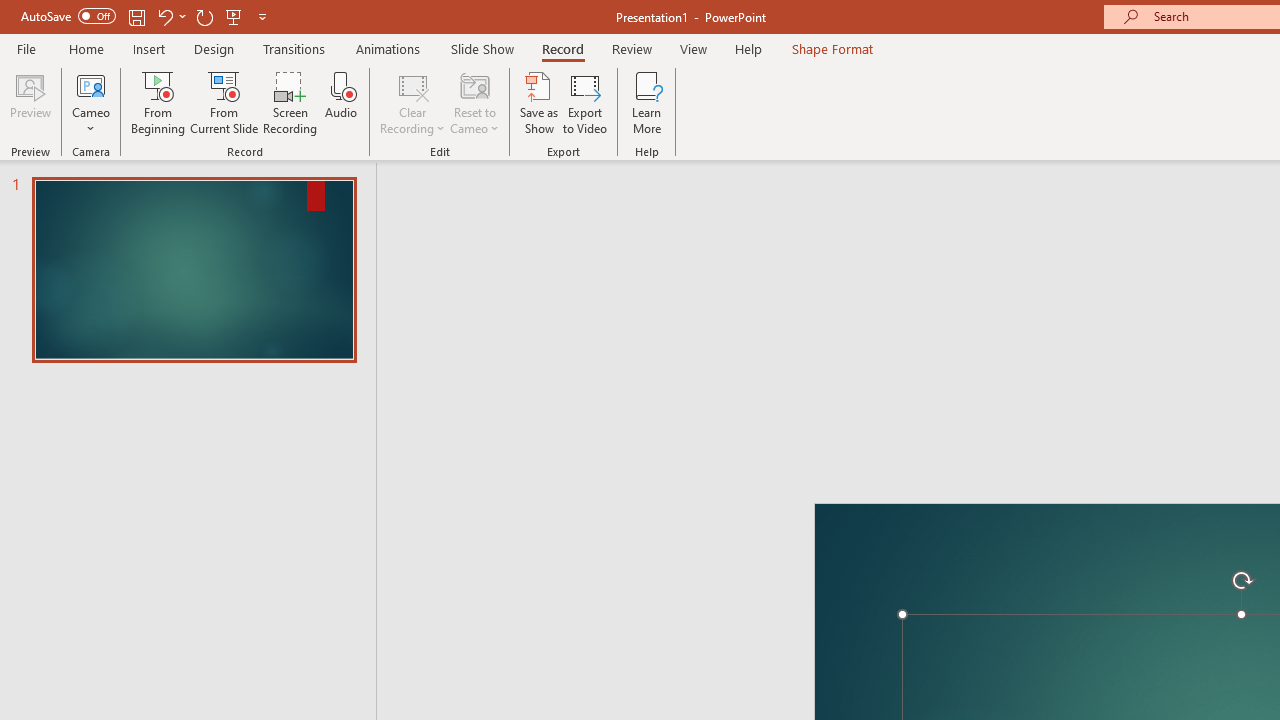  What do you see at coordinates (341, 103) in the screenshot?
I see `'Audio'` at bounding box center [341, 103].